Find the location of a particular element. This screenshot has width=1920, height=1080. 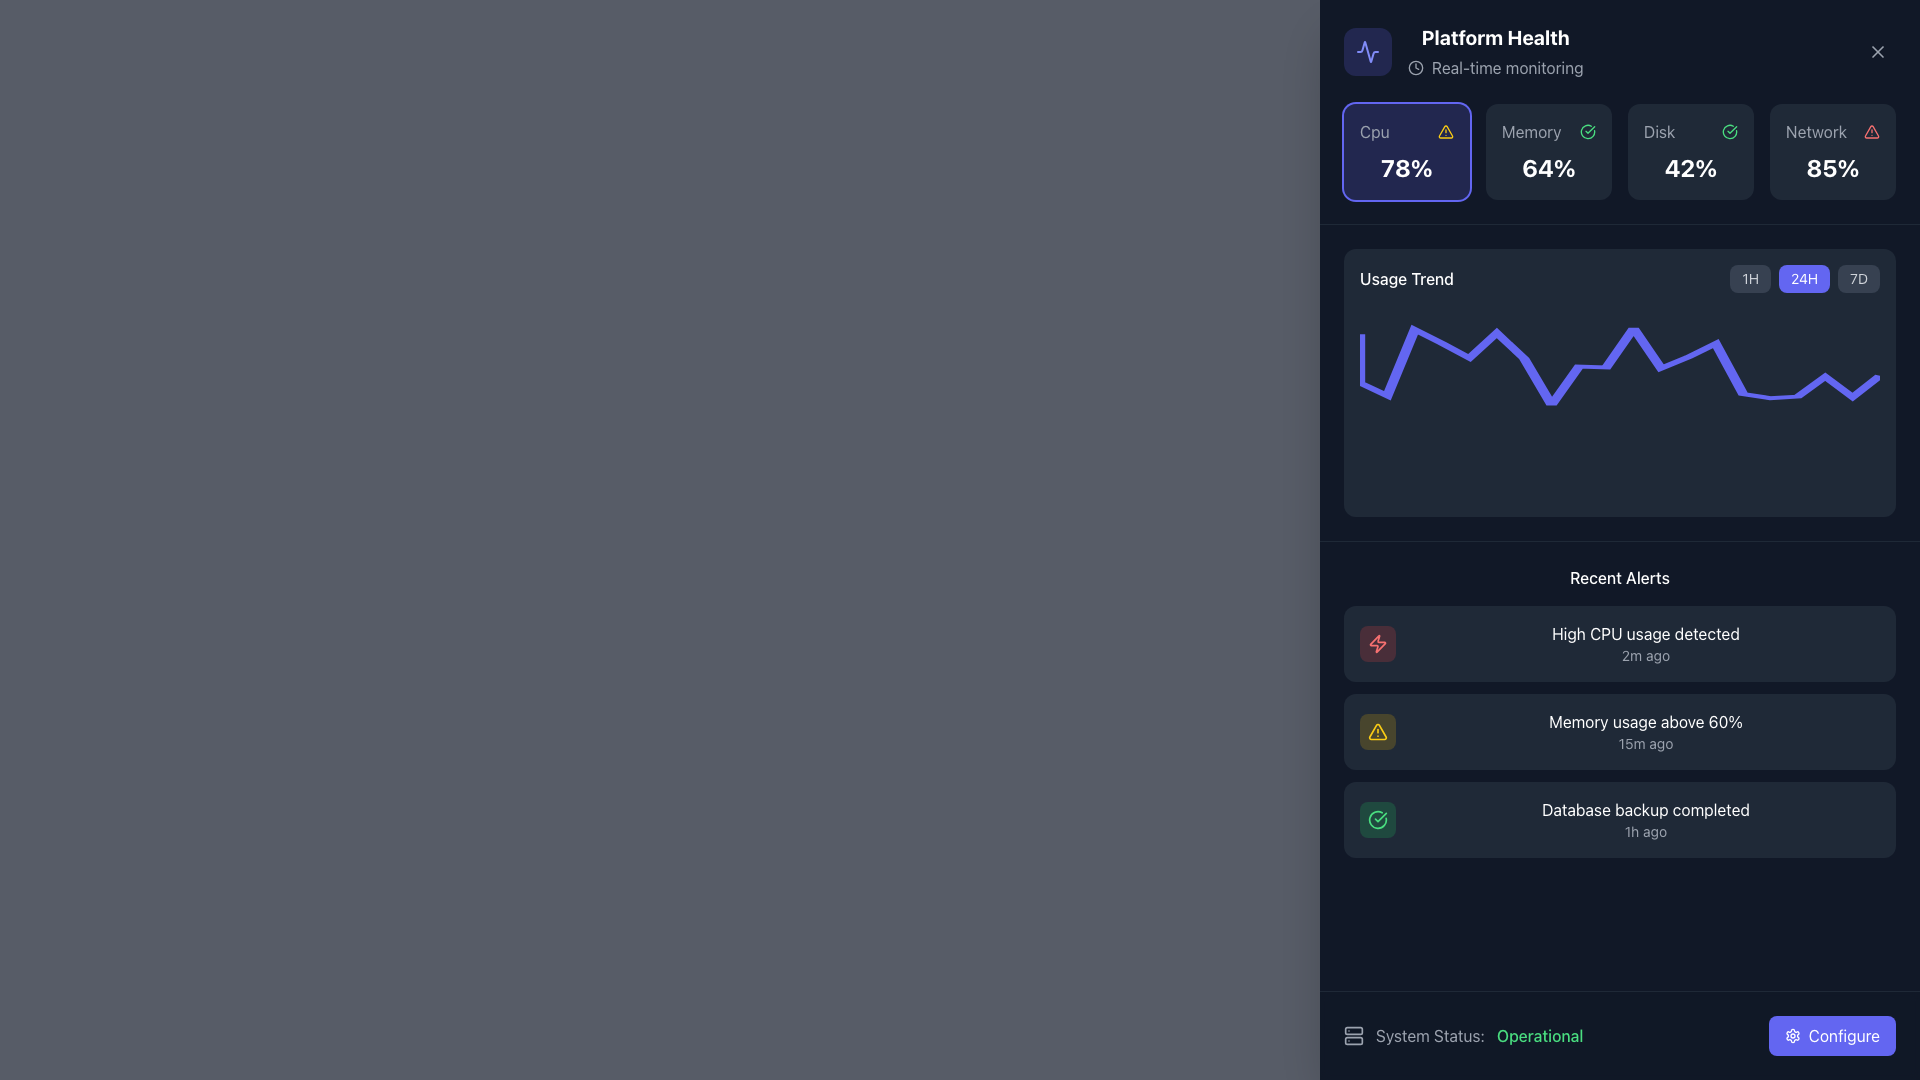

the Status Card in the fourth position of the grid is located at coordinates (1833, 150).